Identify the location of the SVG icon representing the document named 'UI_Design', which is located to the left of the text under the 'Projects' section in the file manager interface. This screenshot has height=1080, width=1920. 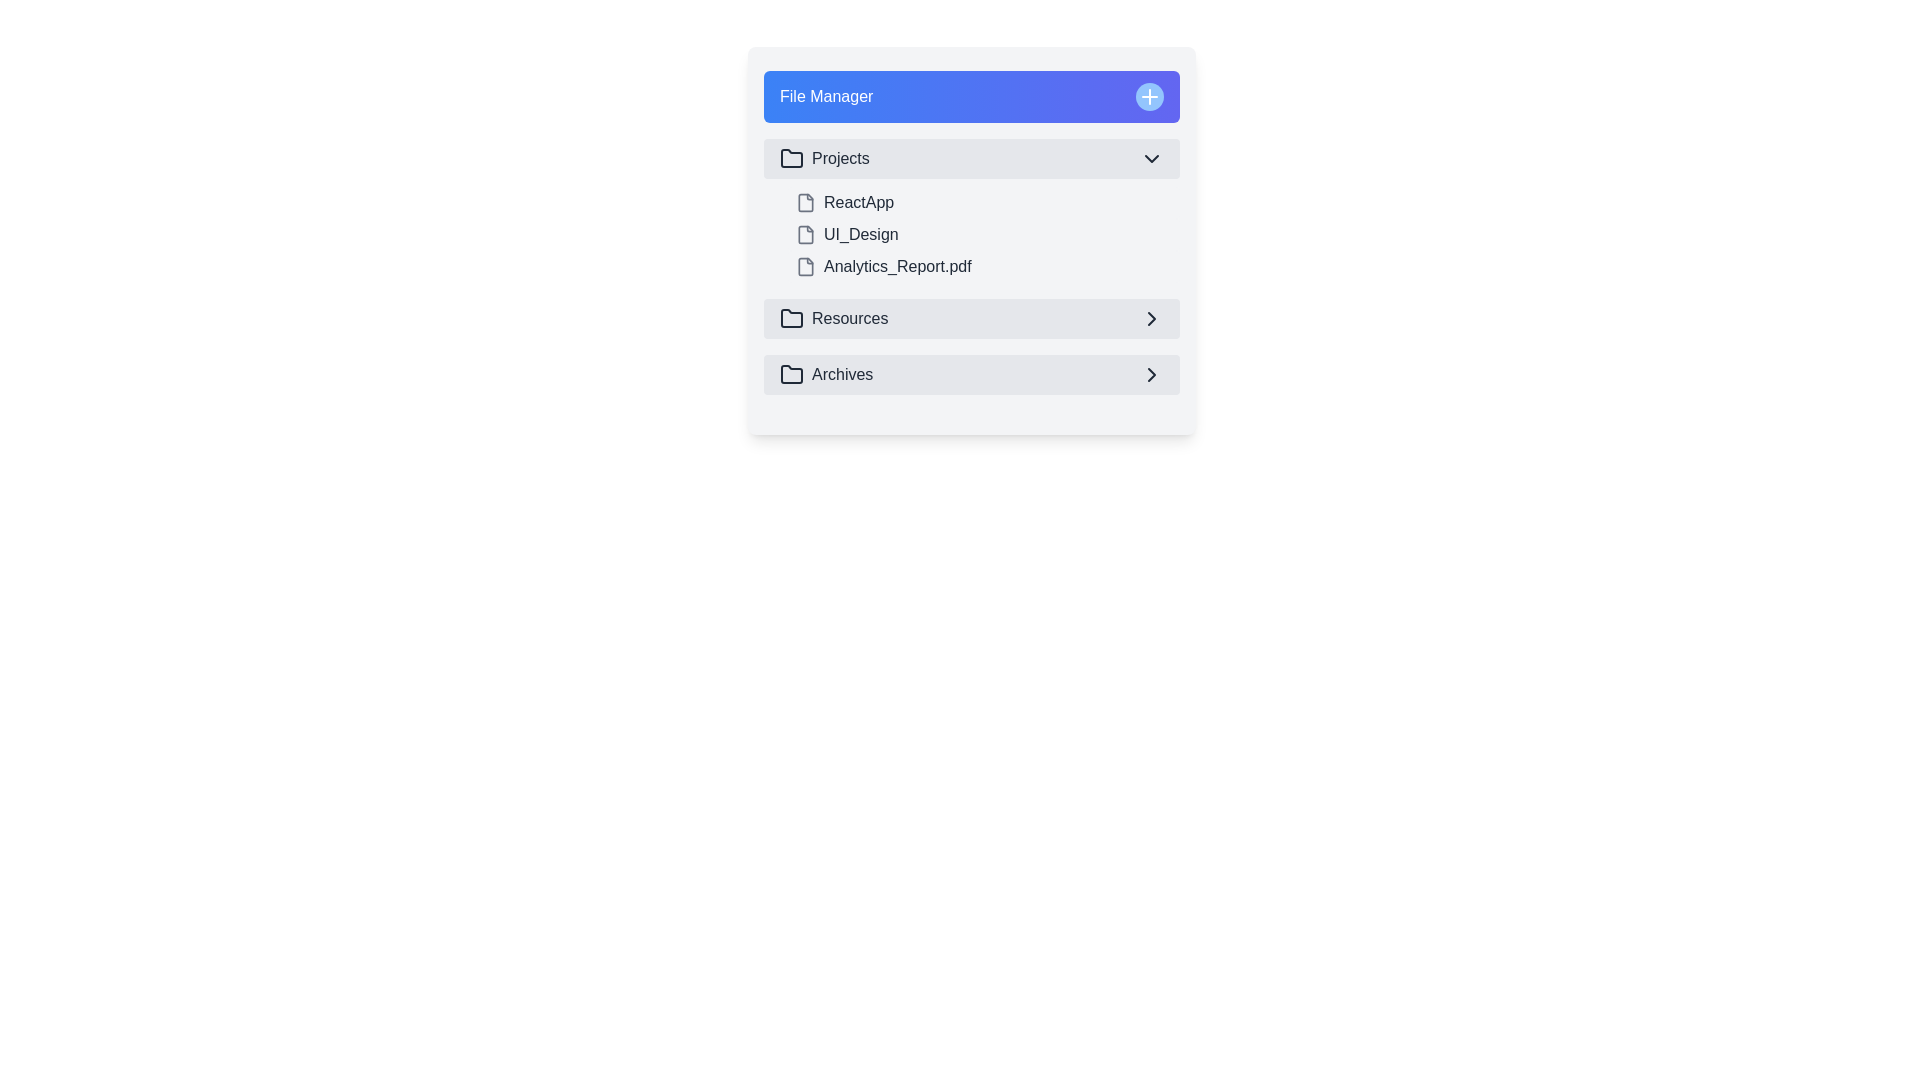
(806, 234).